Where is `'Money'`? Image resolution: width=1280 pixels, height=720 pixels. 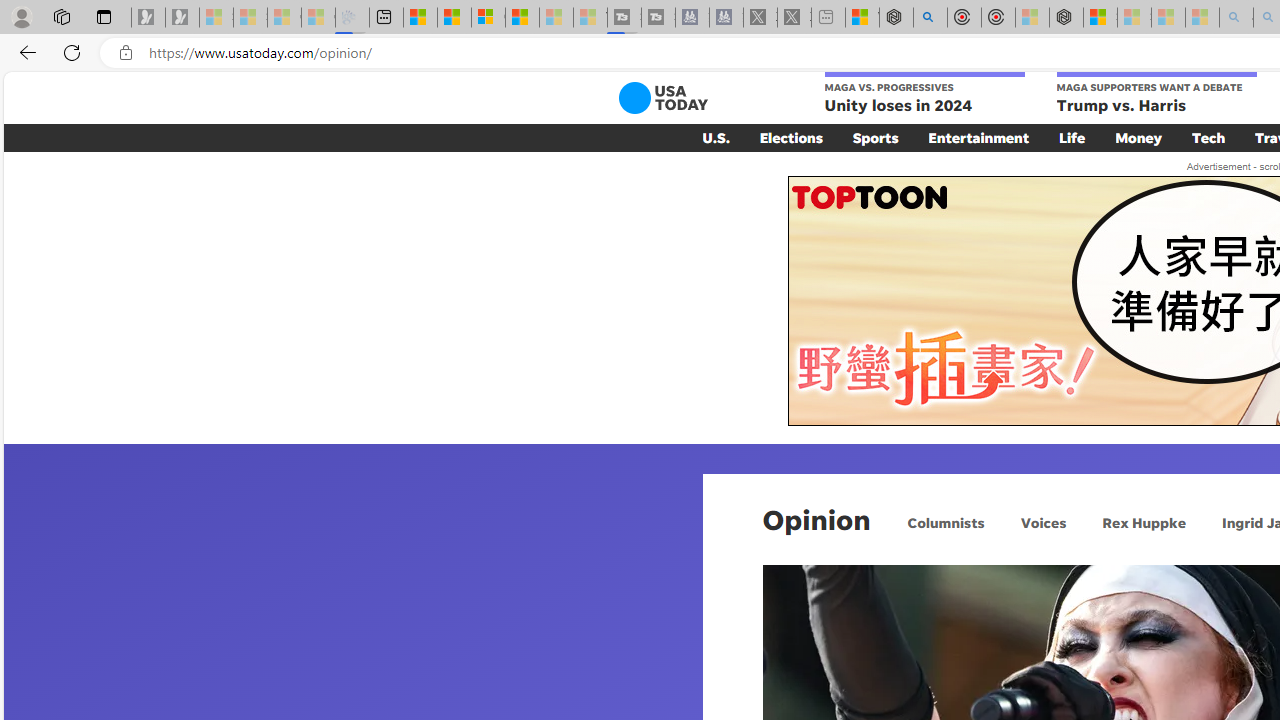 'Money' is located at coordinates (1138, 136).